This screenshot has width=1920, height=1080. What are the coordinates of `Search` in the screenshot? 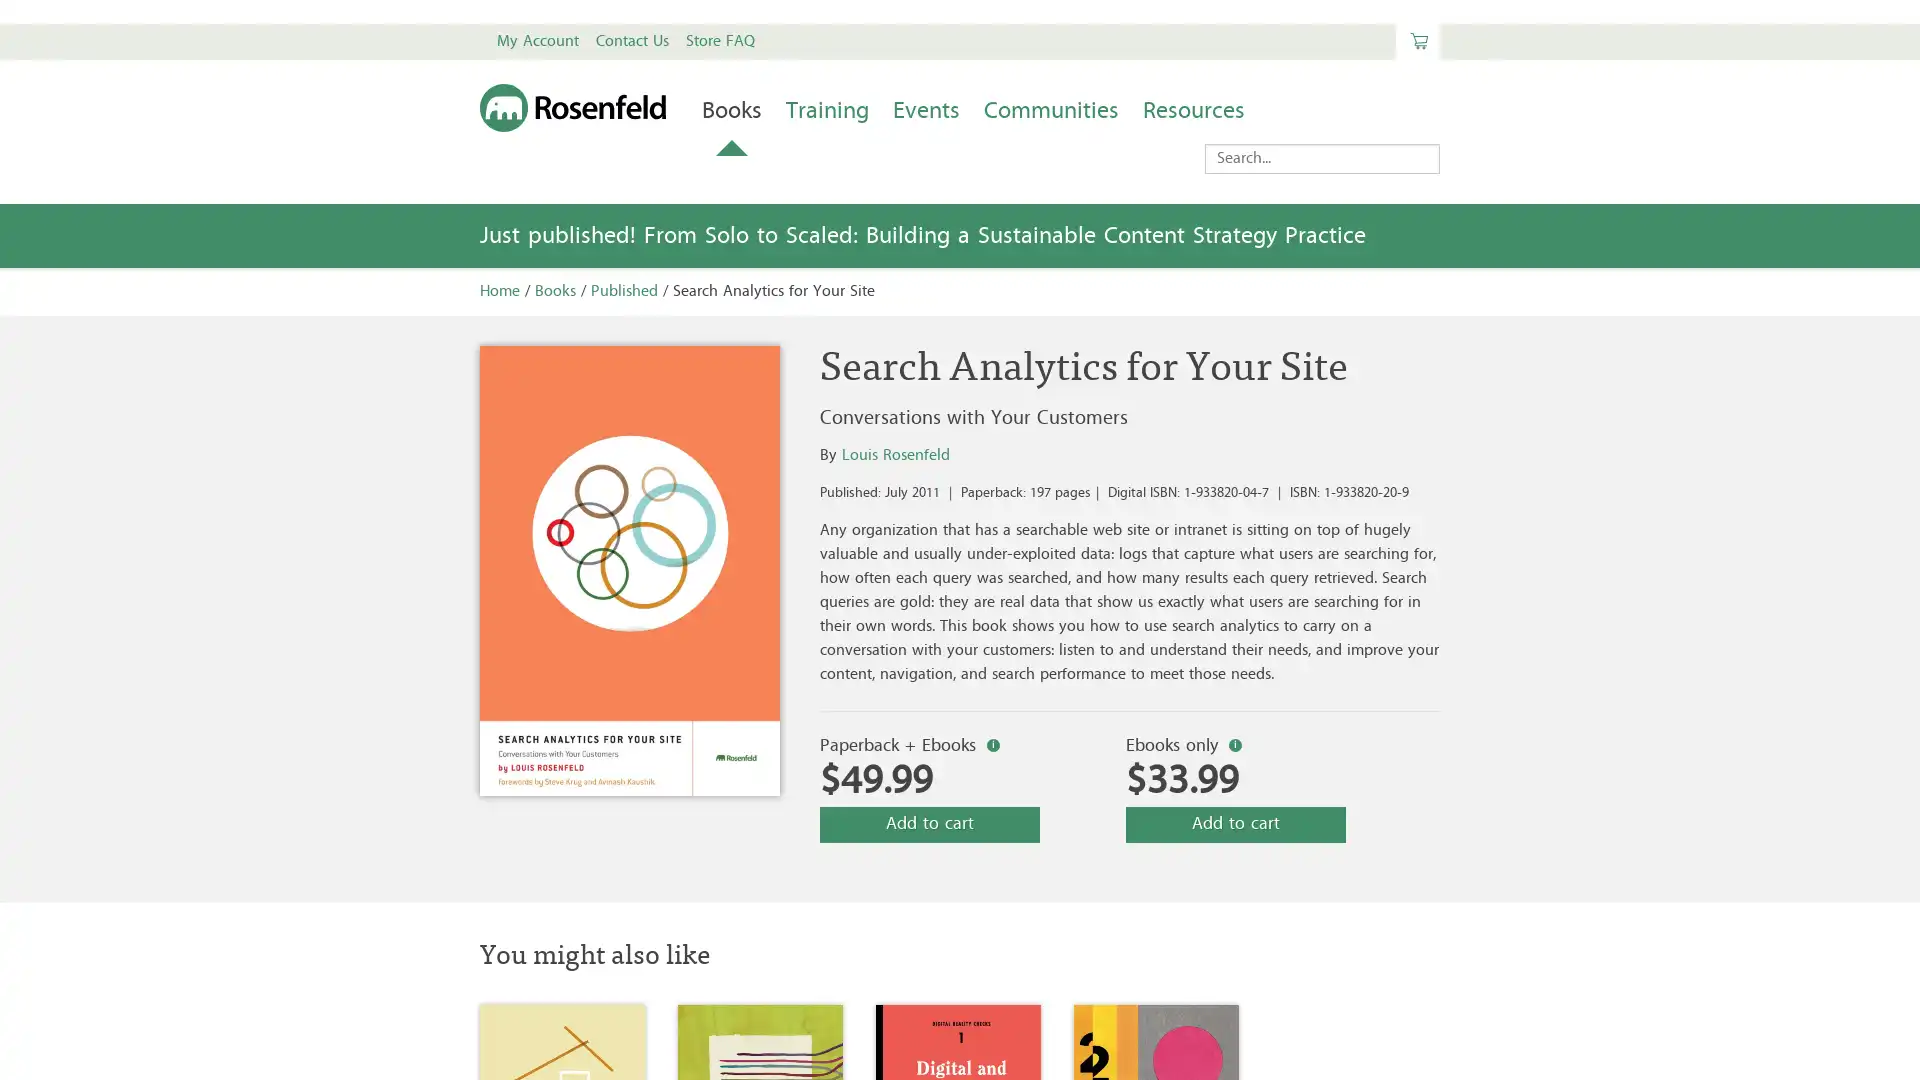 It's located at (1227, 154).